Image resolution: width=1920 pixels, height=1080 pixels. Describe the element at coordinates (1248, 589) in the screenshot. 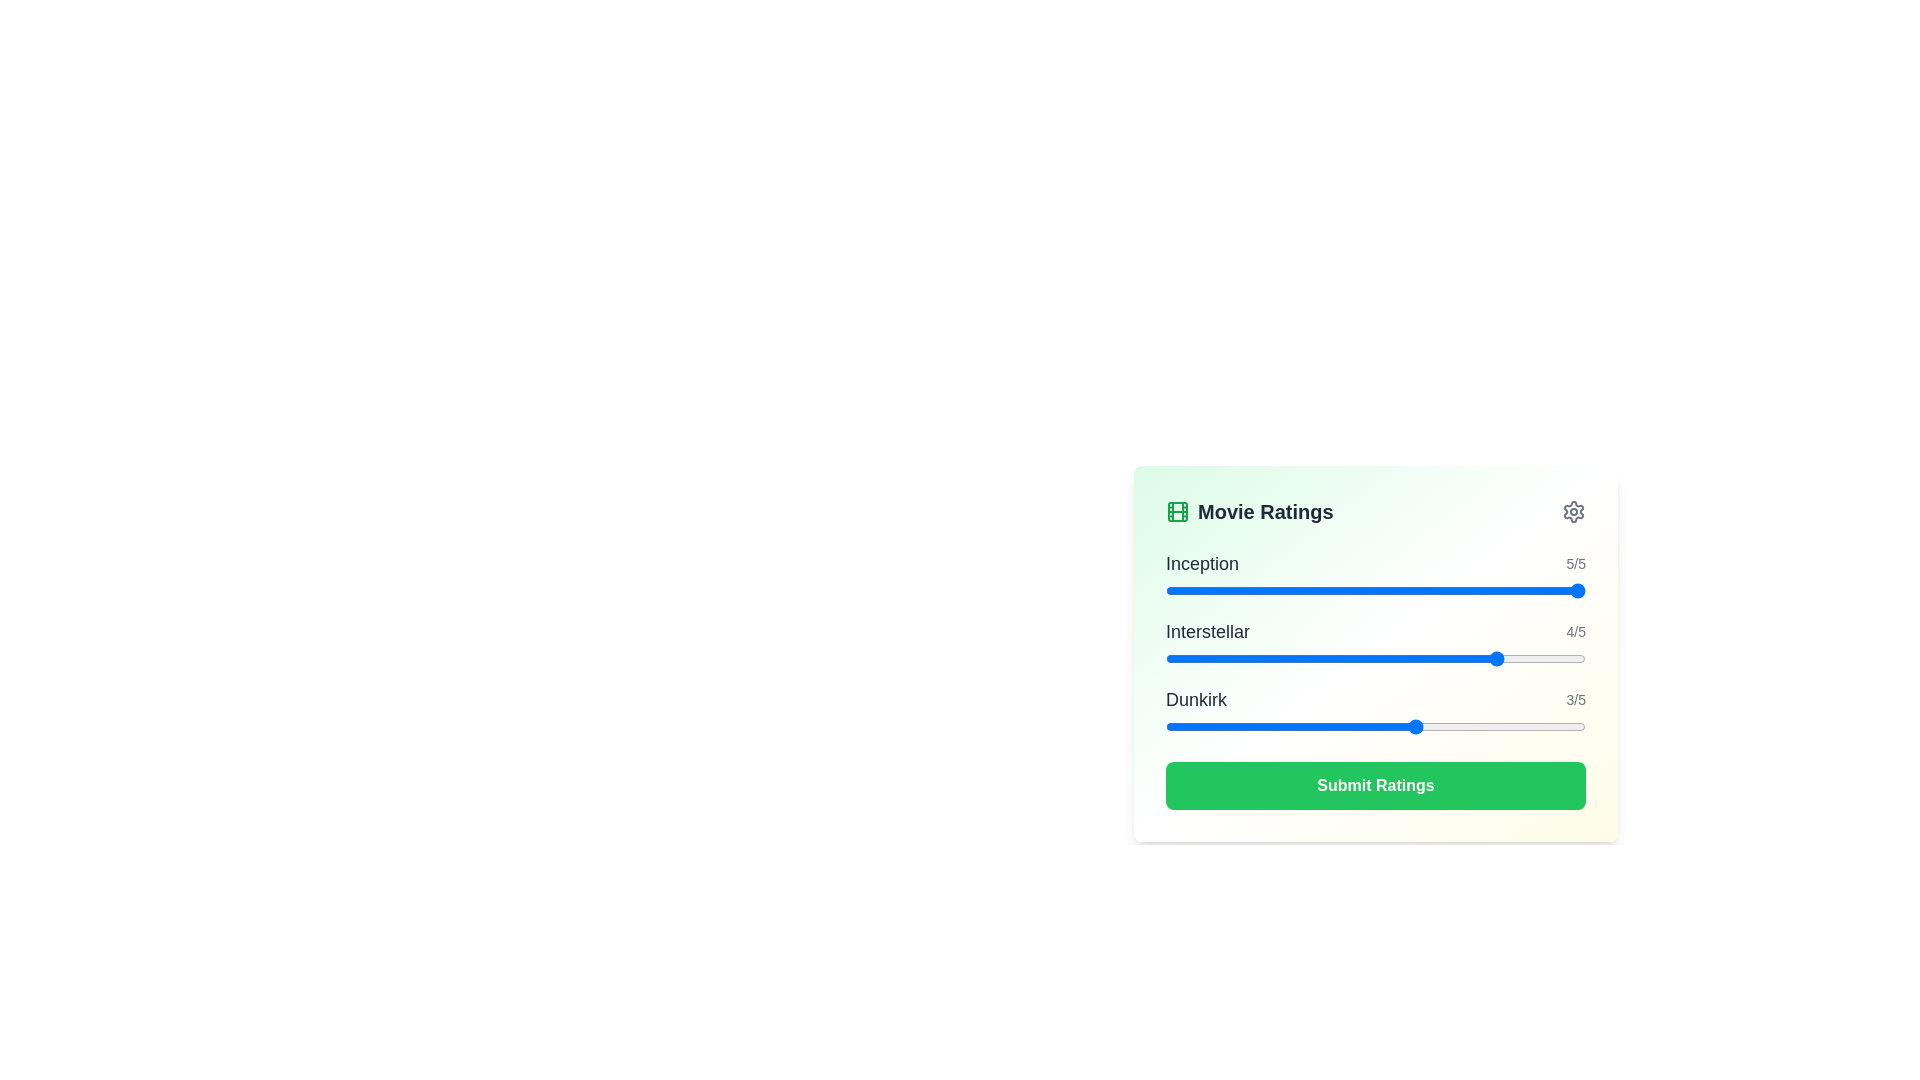

I see `the rating for 'Inception'` at that location.